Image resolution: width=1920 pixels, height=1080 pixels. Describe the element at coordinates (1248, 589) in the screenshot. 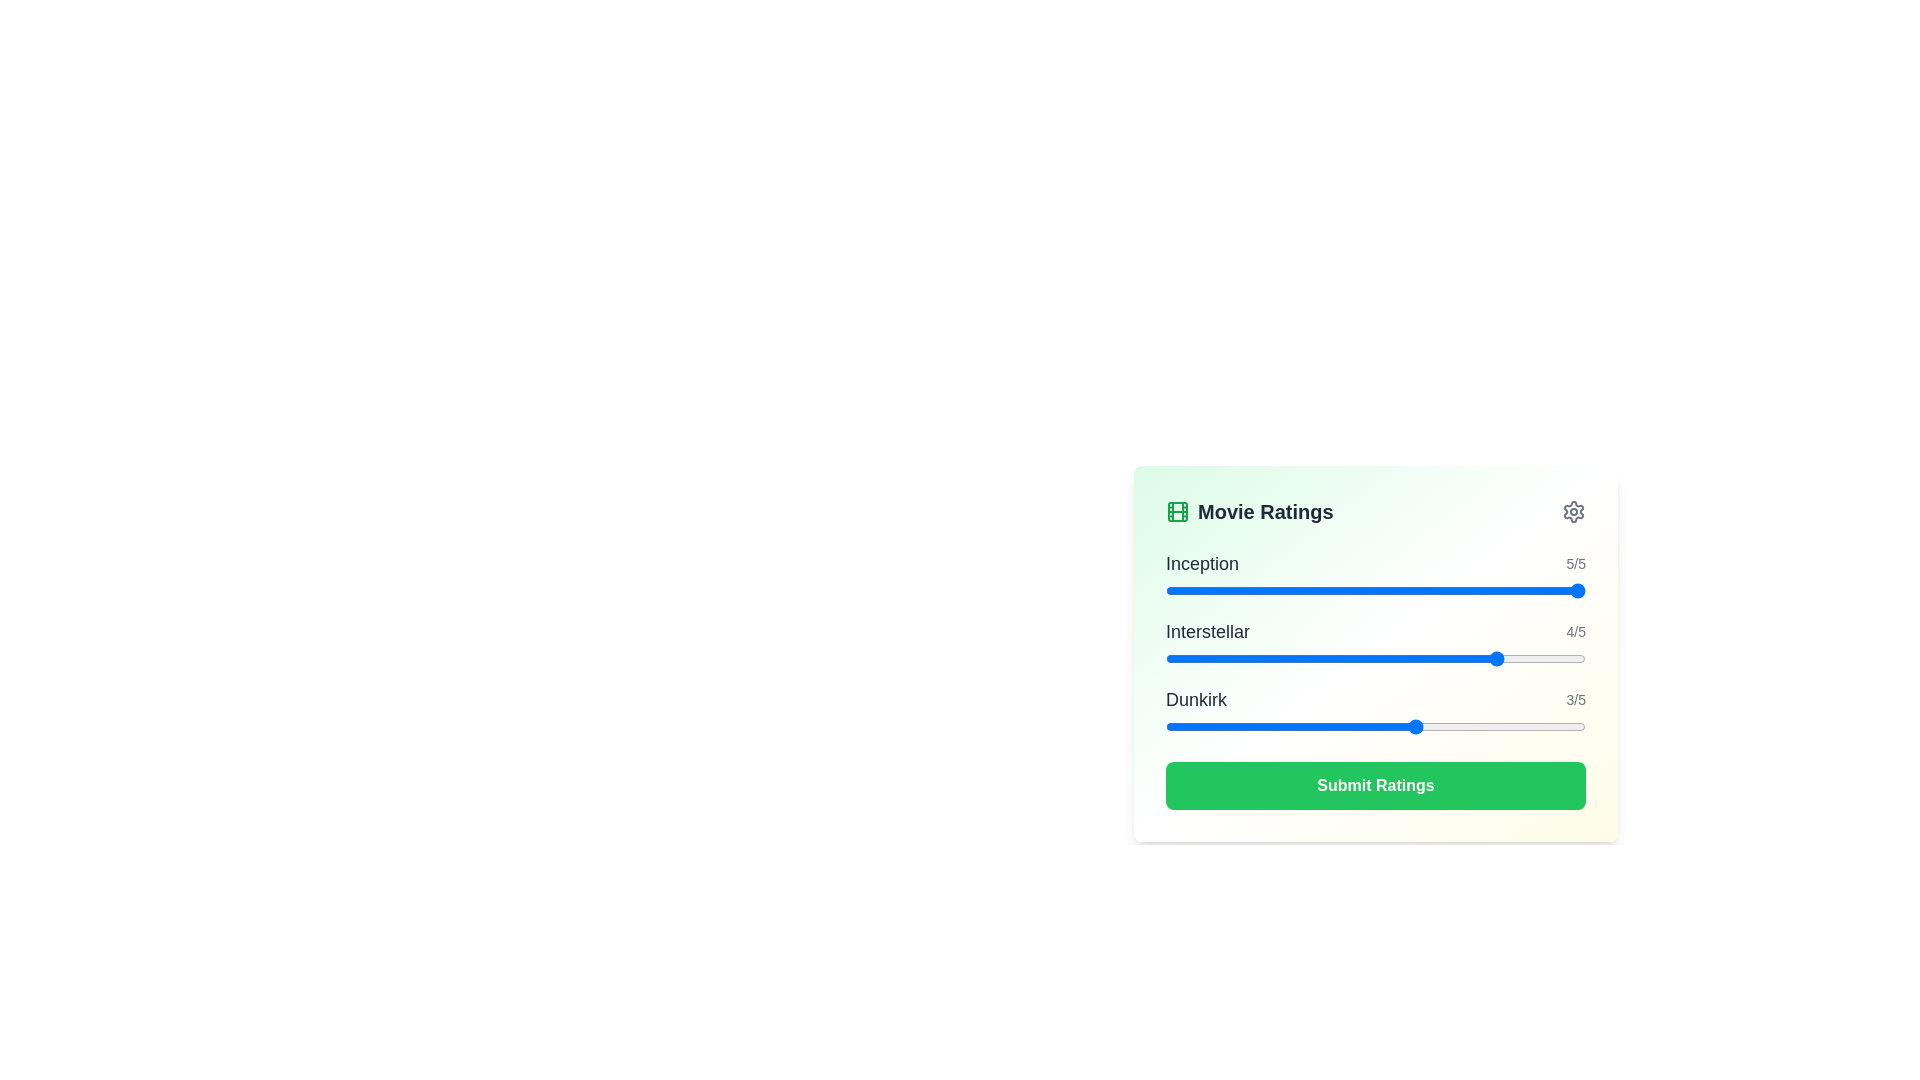

I see `the rating for 'Inception'` at that location.